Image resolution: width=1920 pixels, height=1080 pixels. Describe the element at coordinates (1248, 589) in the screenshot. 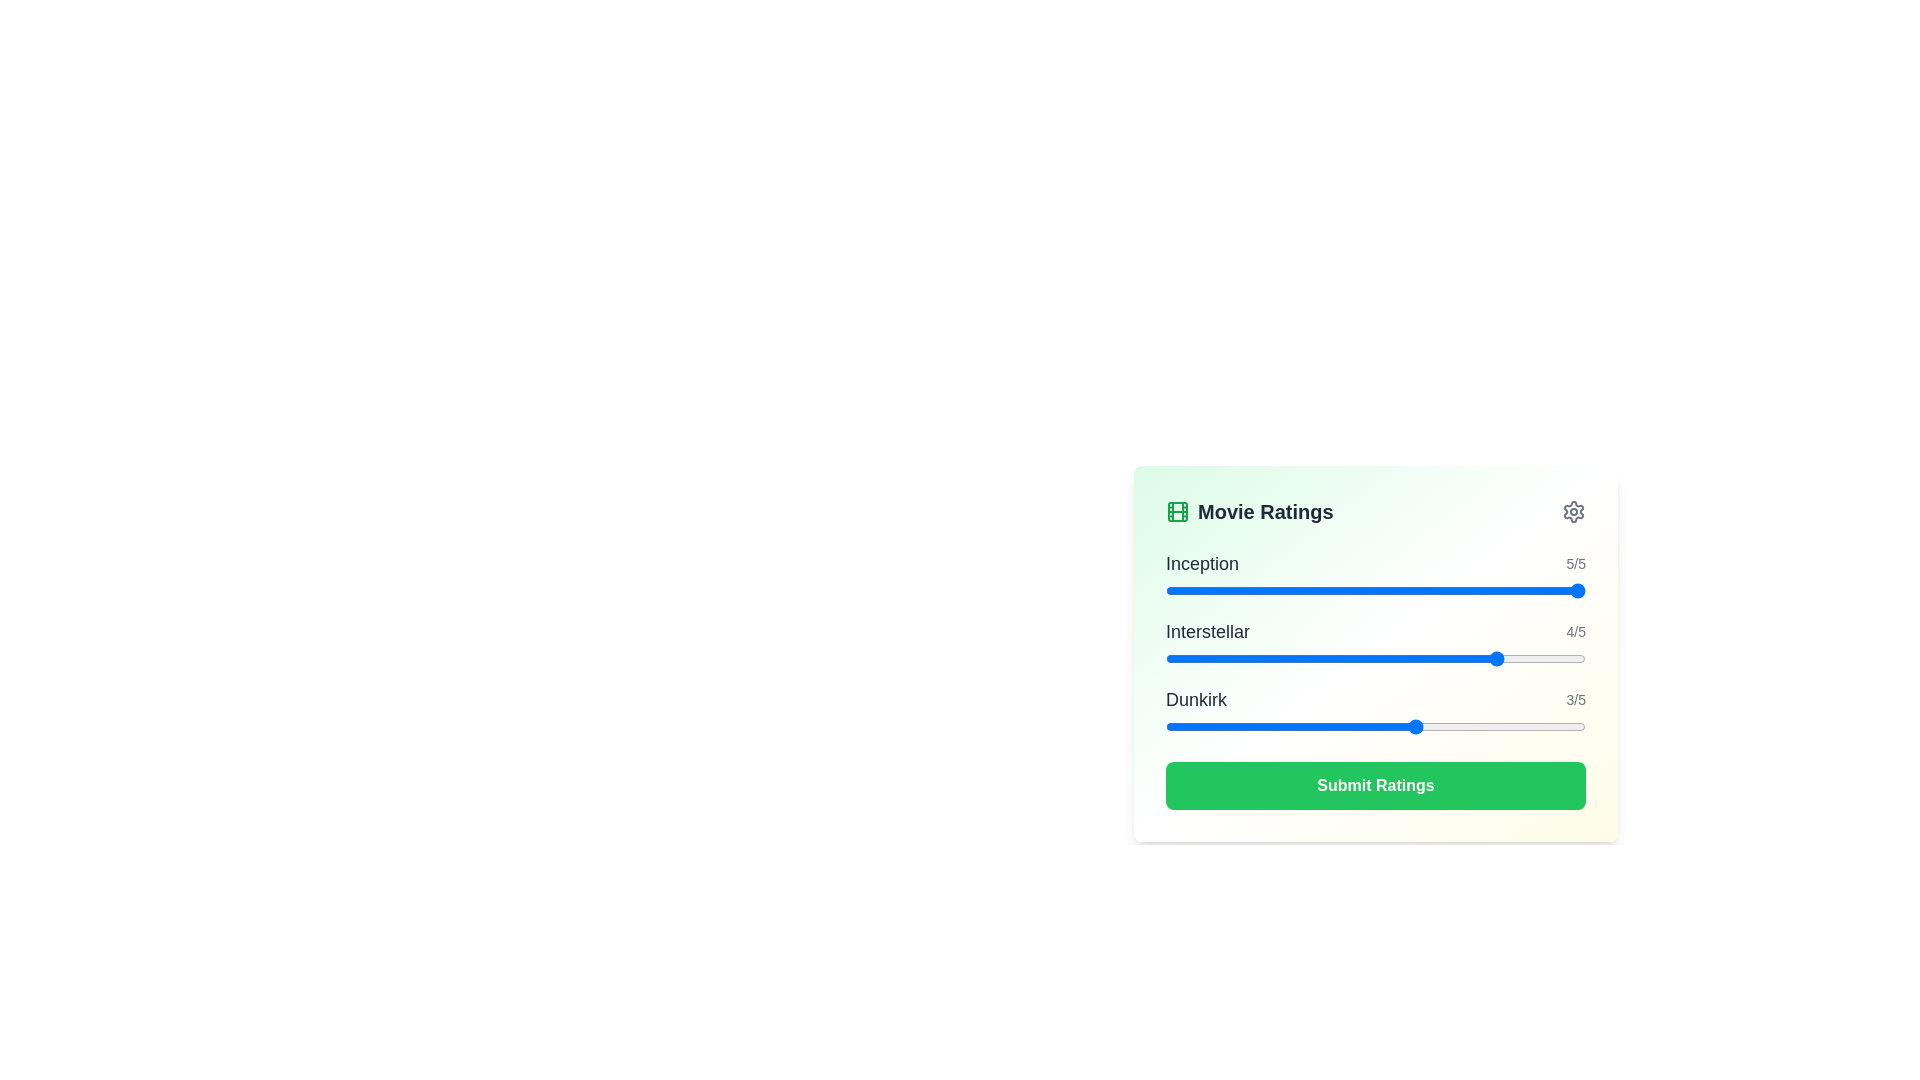

I see `the rating for 'Inception'` at that location.